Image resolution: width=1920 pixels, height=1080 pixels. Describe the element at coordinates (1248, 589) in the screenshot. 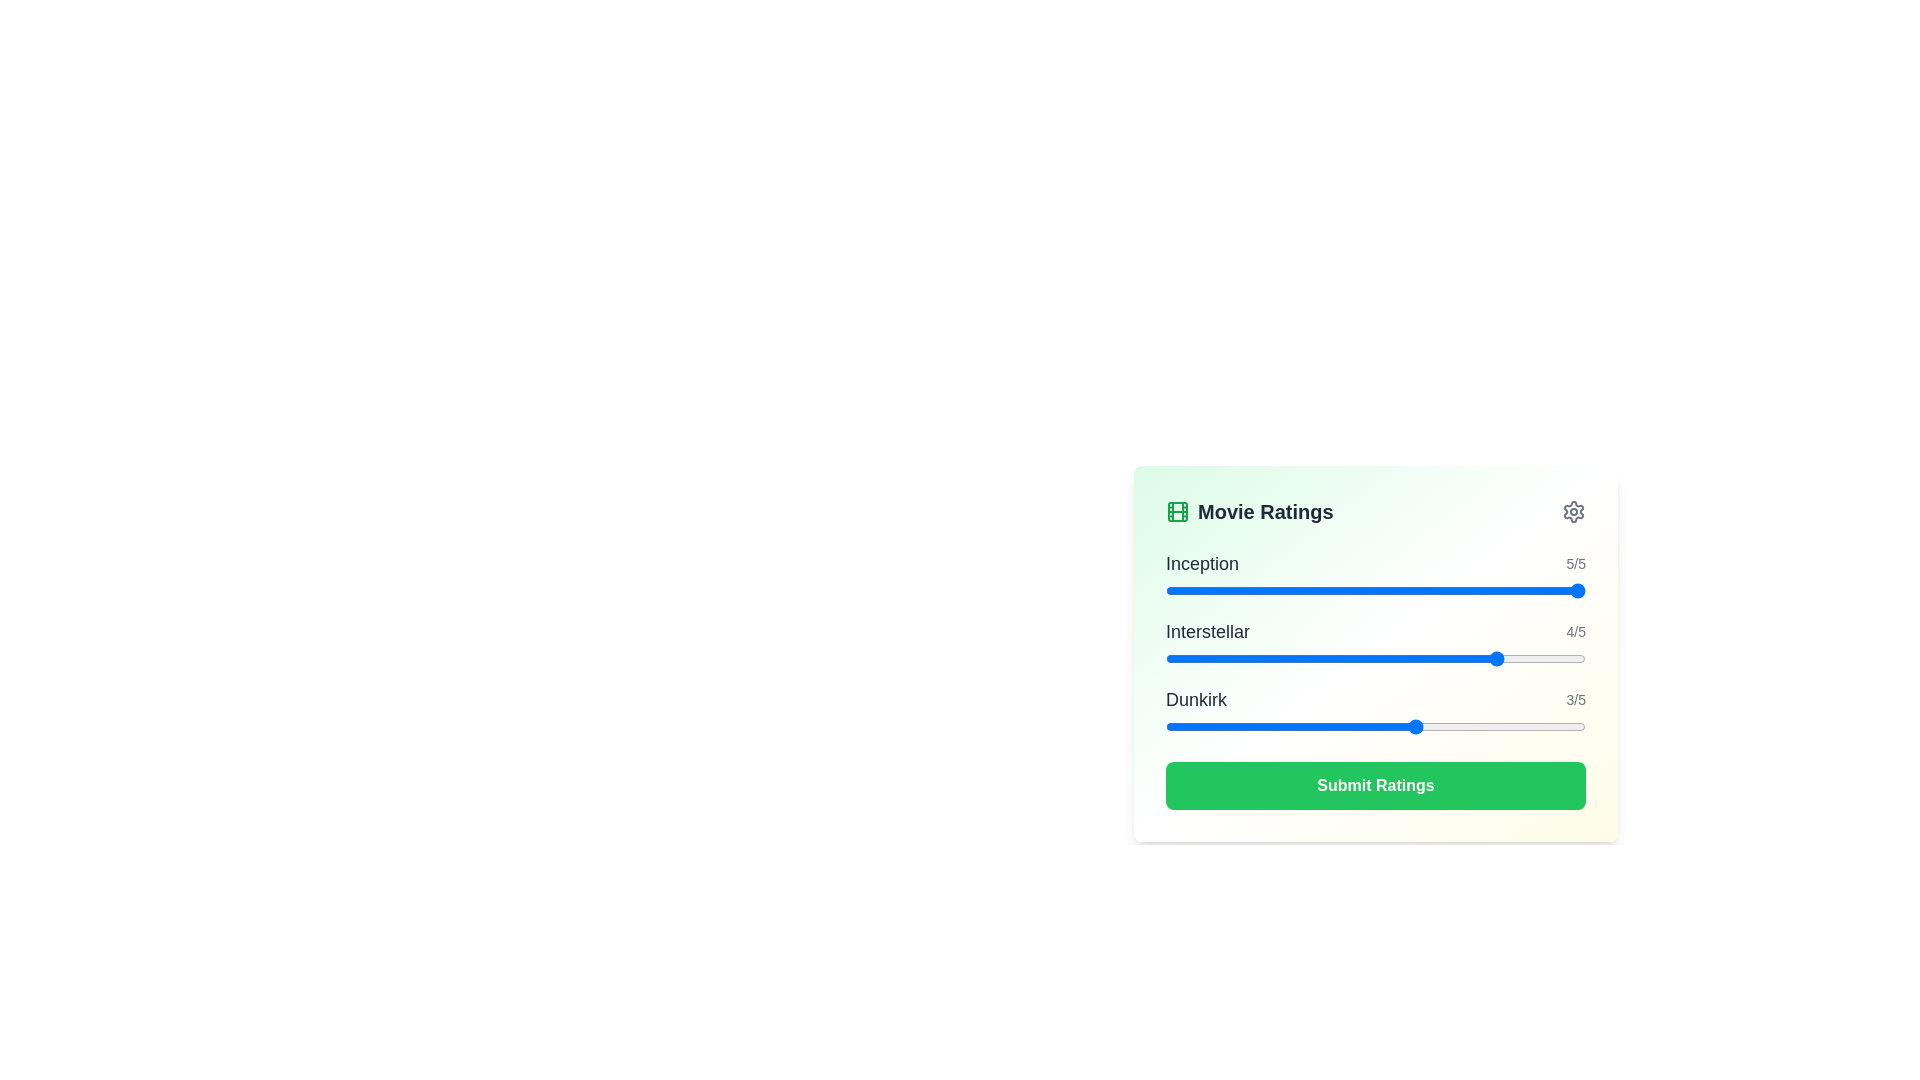

I see `the rating for 'Inception'` at that location.